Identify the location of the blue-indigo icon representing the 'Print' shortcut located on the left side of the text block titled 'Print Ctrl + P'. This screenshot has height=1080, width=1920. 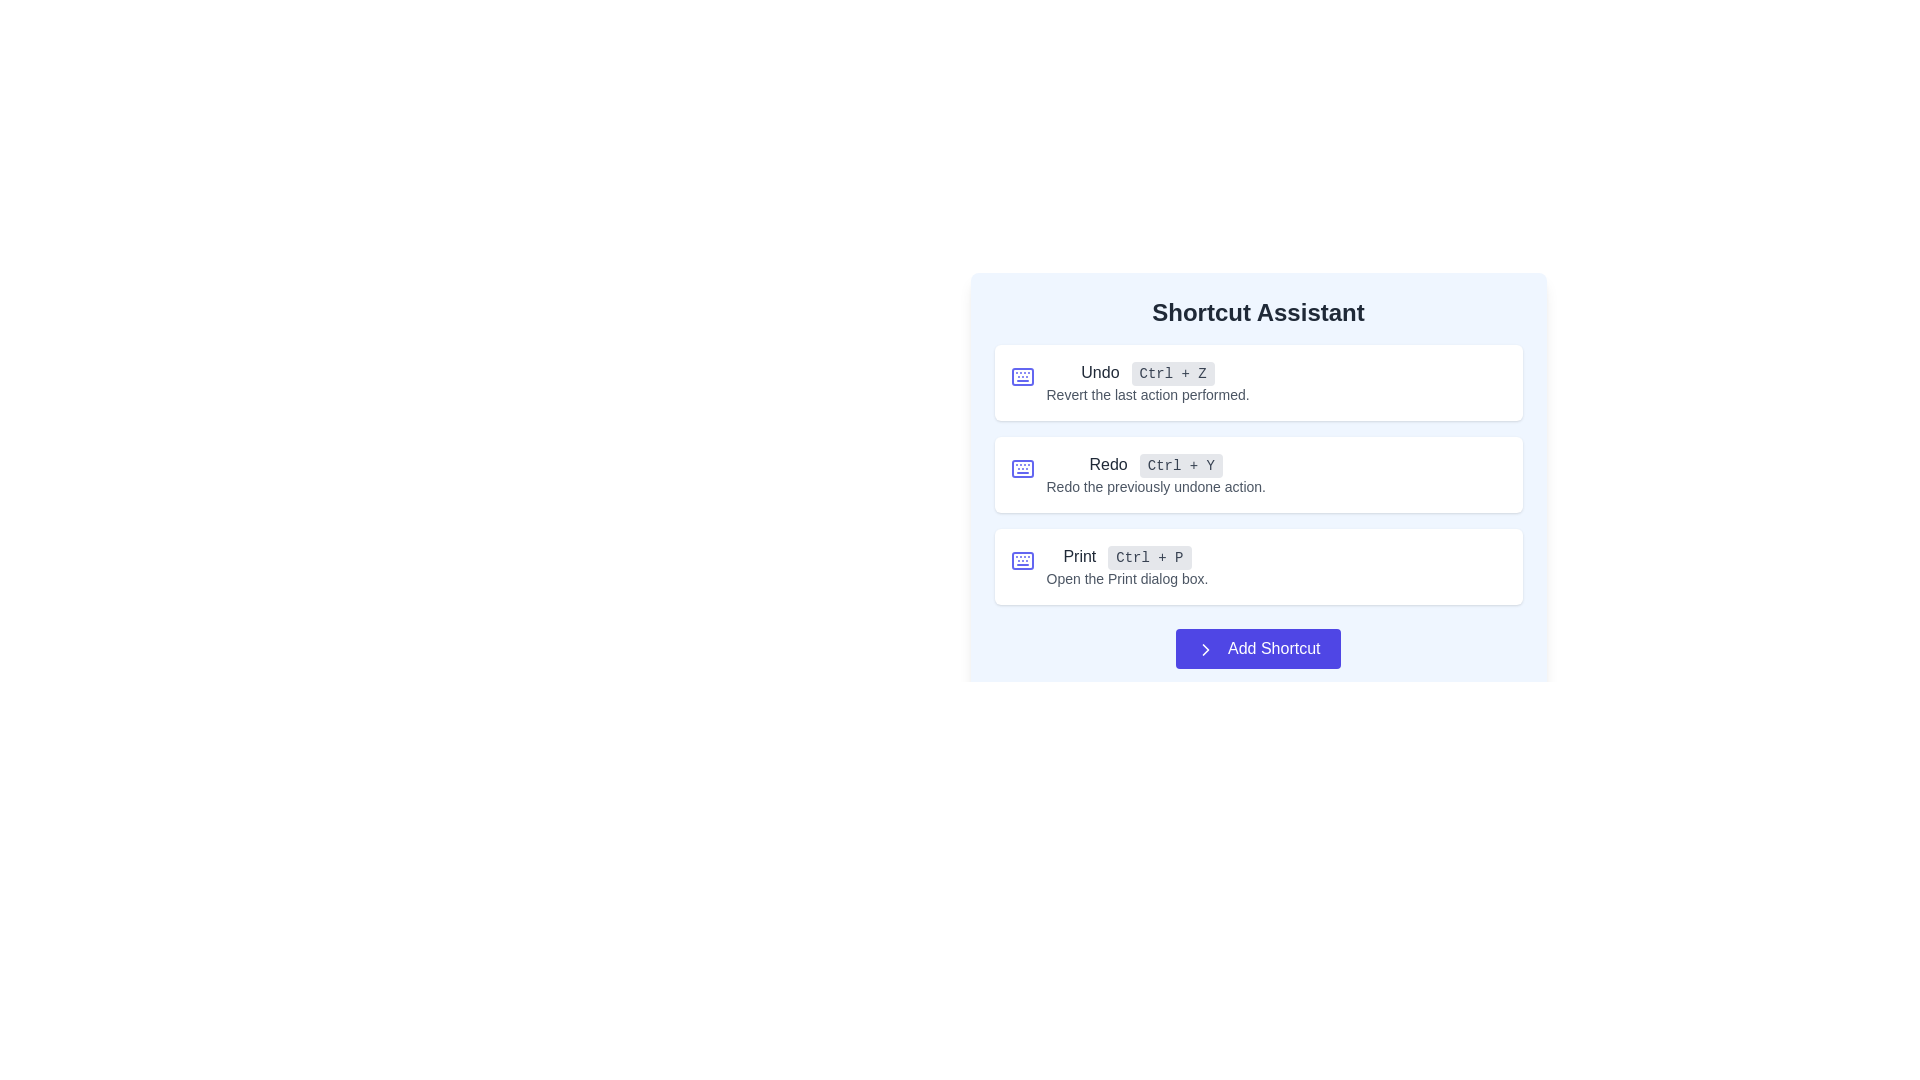
(1022, 560).